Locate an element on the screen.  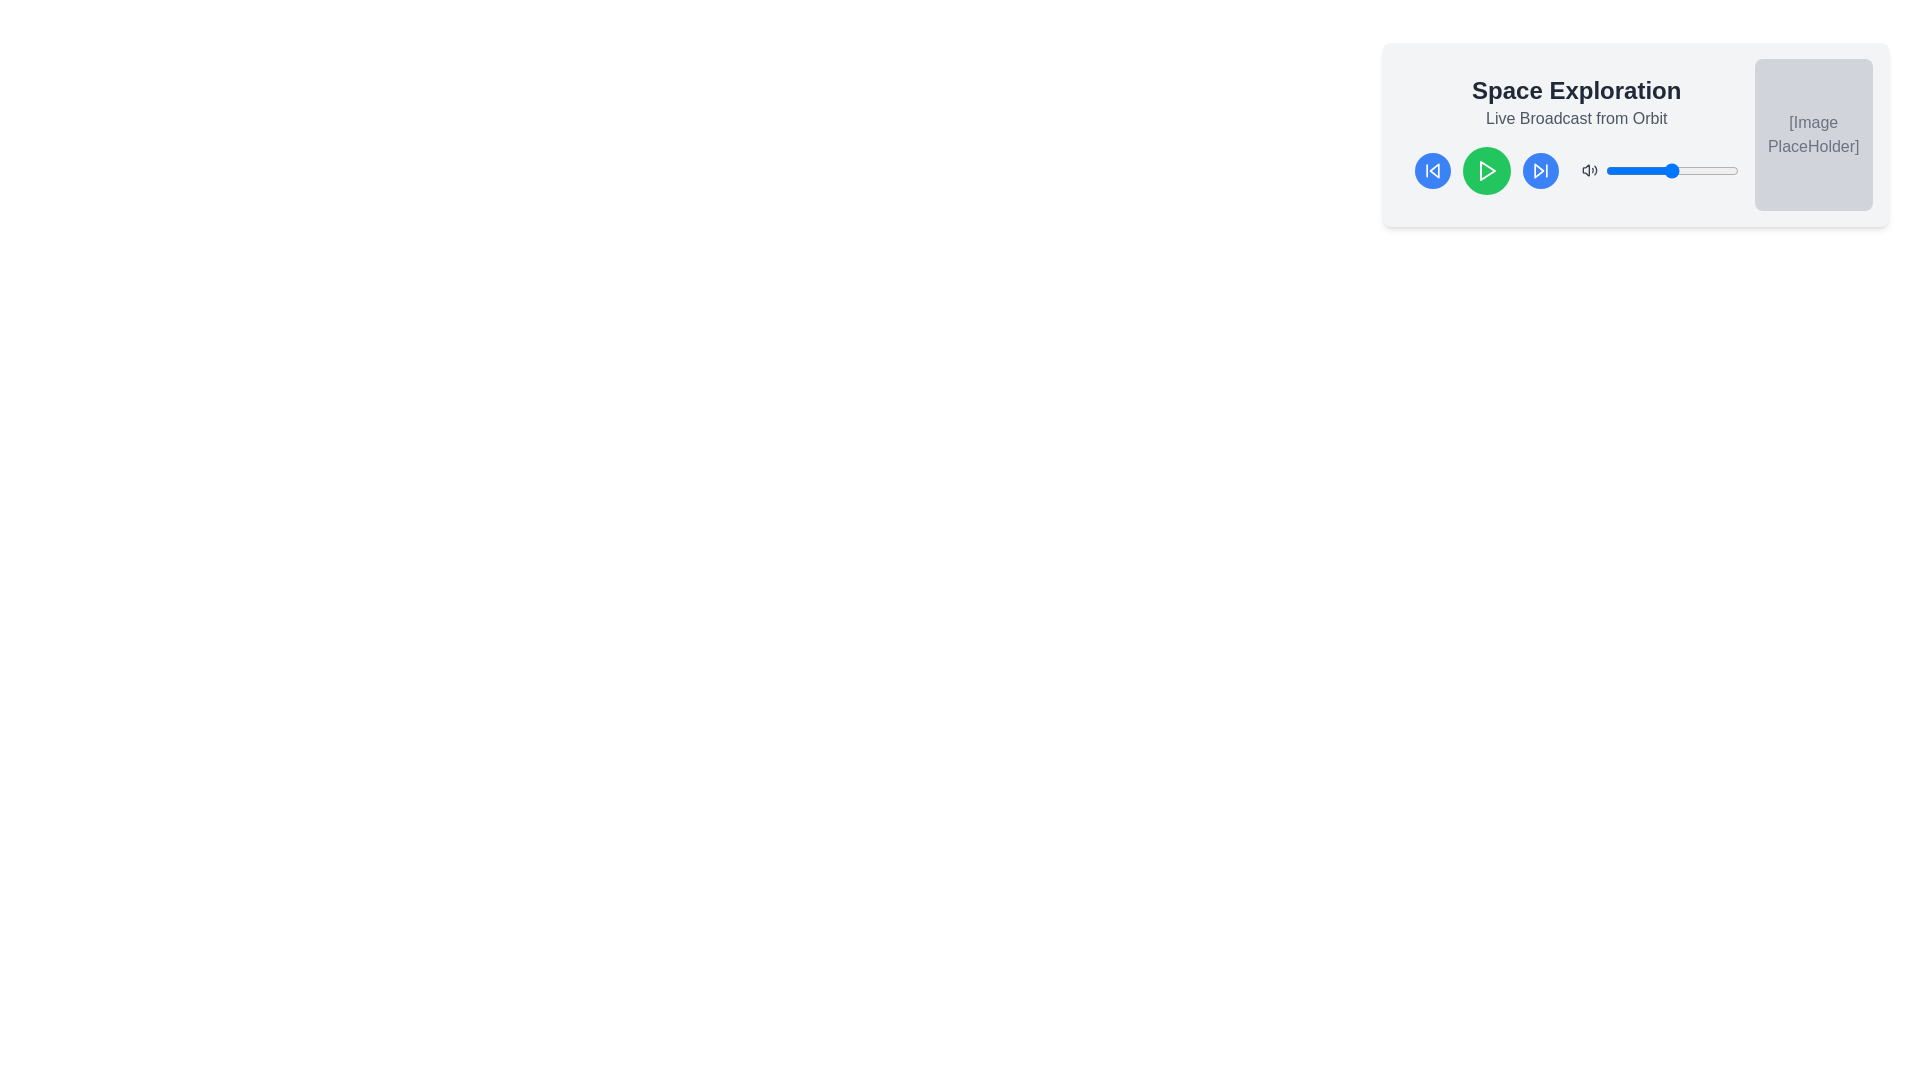
the slider value is located at coordinates (1610, 169).